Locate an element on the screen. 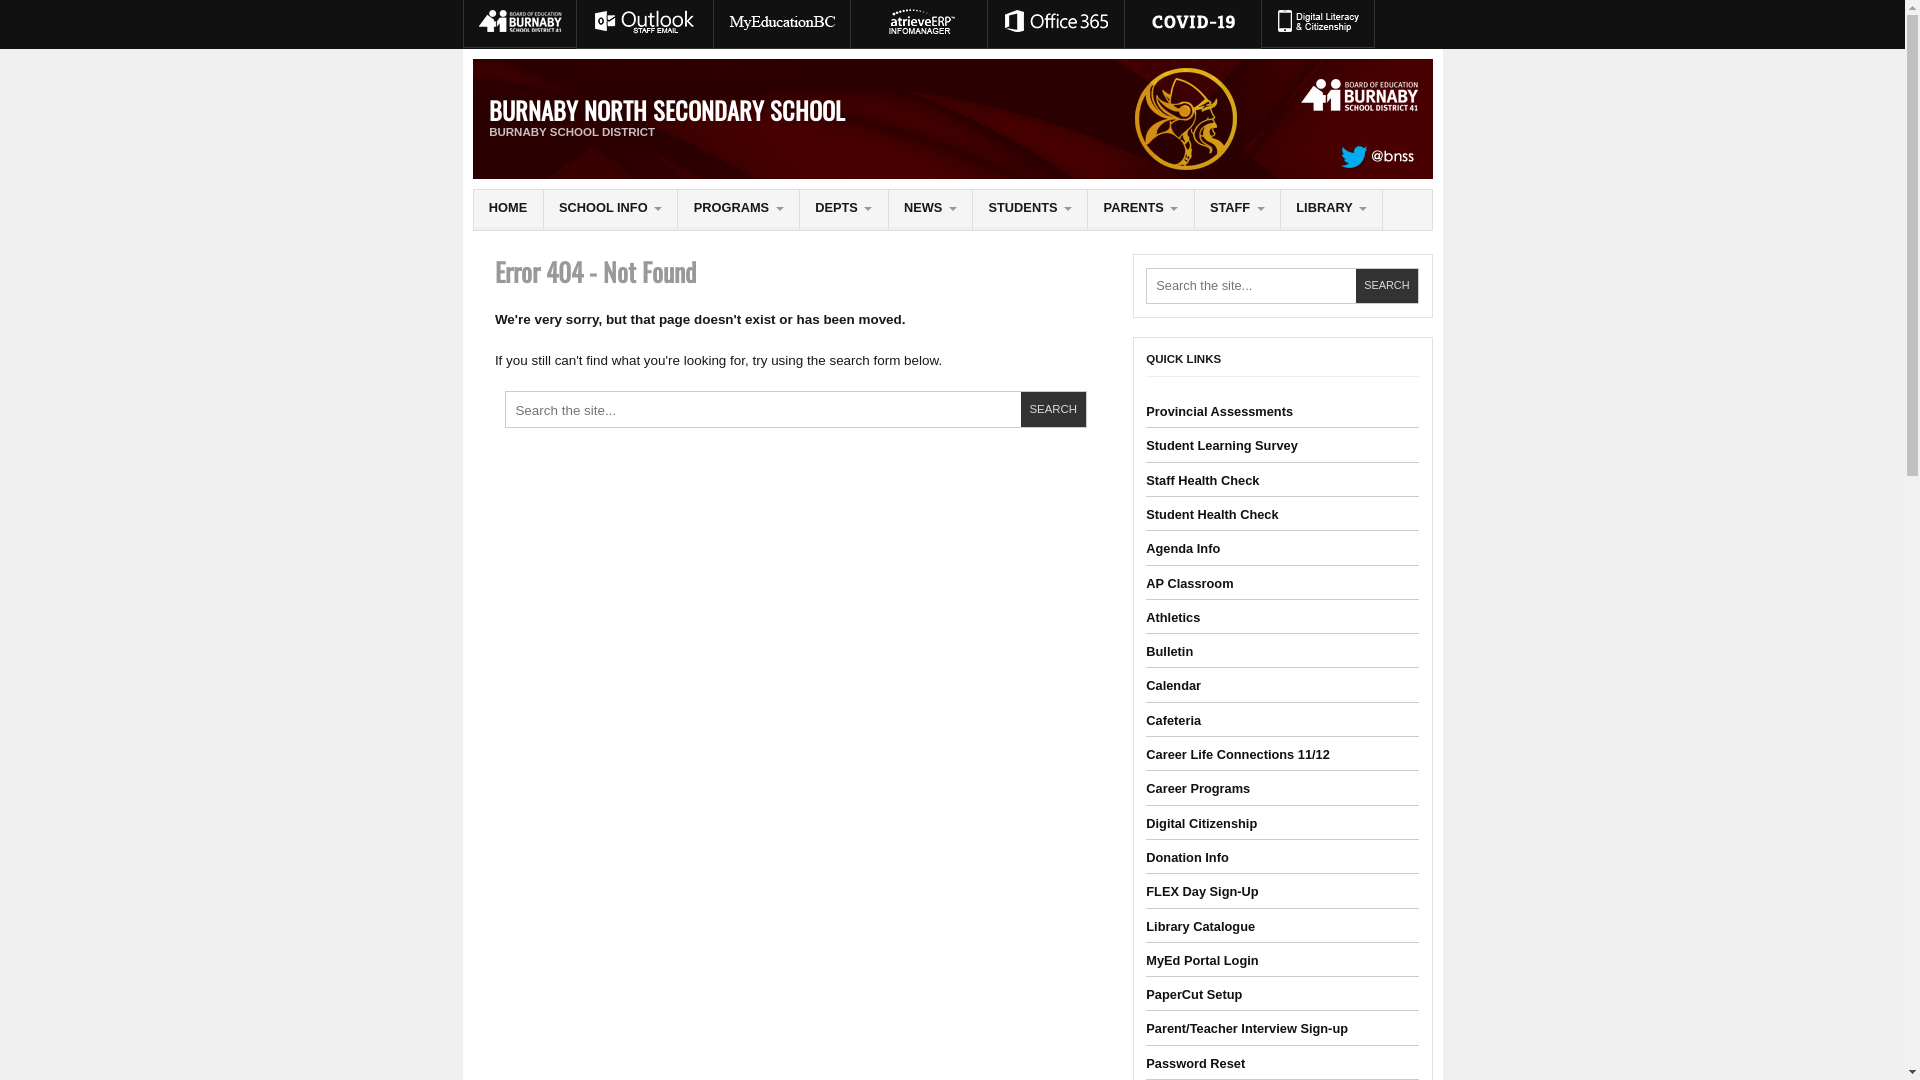 The width and height of the screenshot is (1920, 1080). 'Bulletin' is located at coordinates (1169, 651).